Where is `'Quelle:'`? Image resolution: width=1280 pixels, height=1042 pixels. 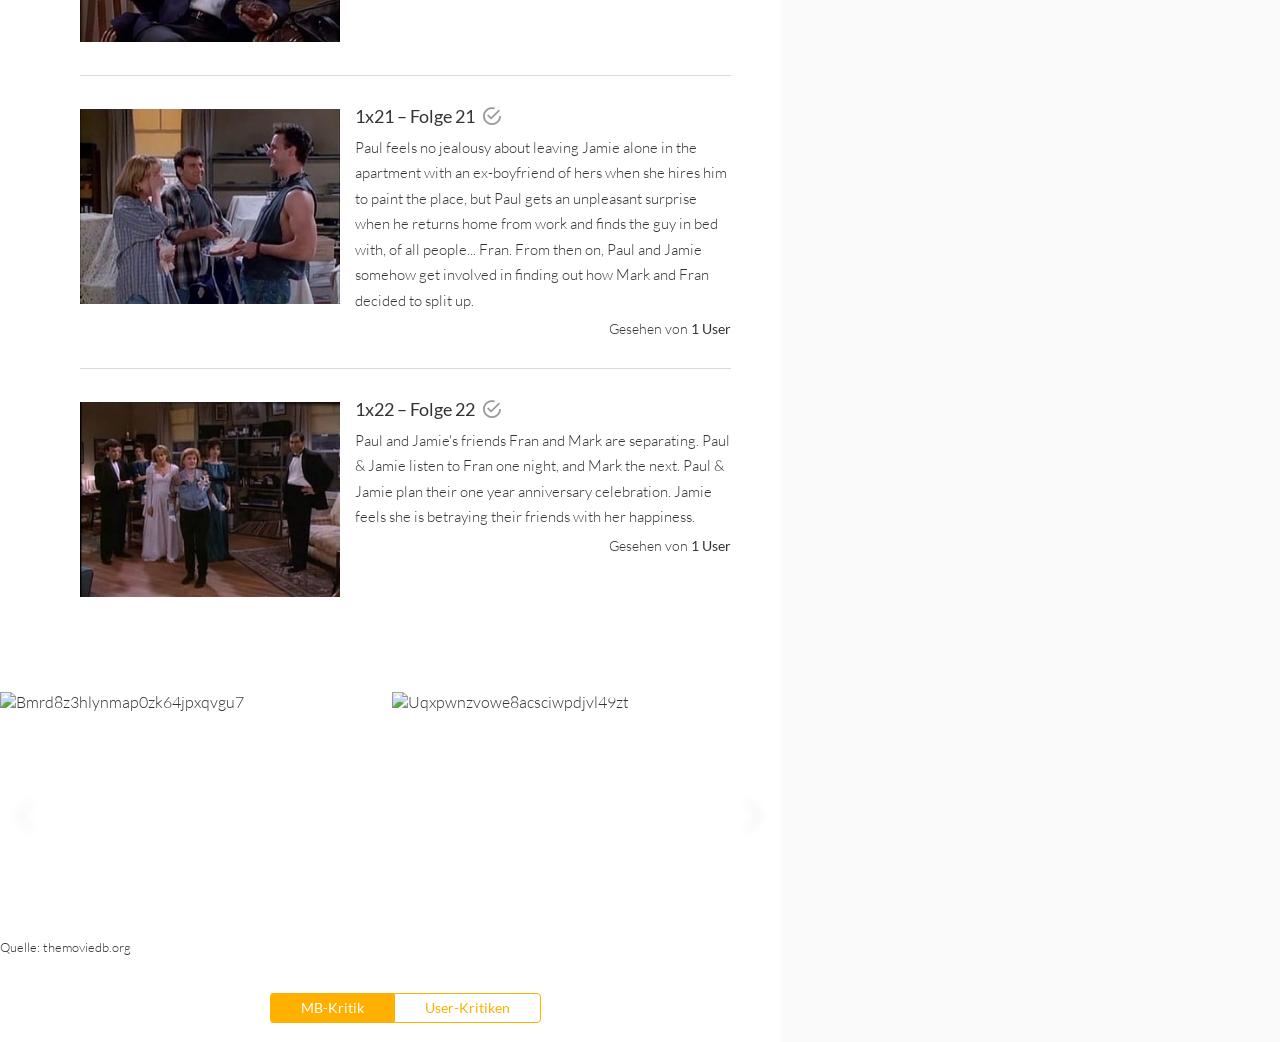 'Quelle:' is located at coordinates (21, 945).